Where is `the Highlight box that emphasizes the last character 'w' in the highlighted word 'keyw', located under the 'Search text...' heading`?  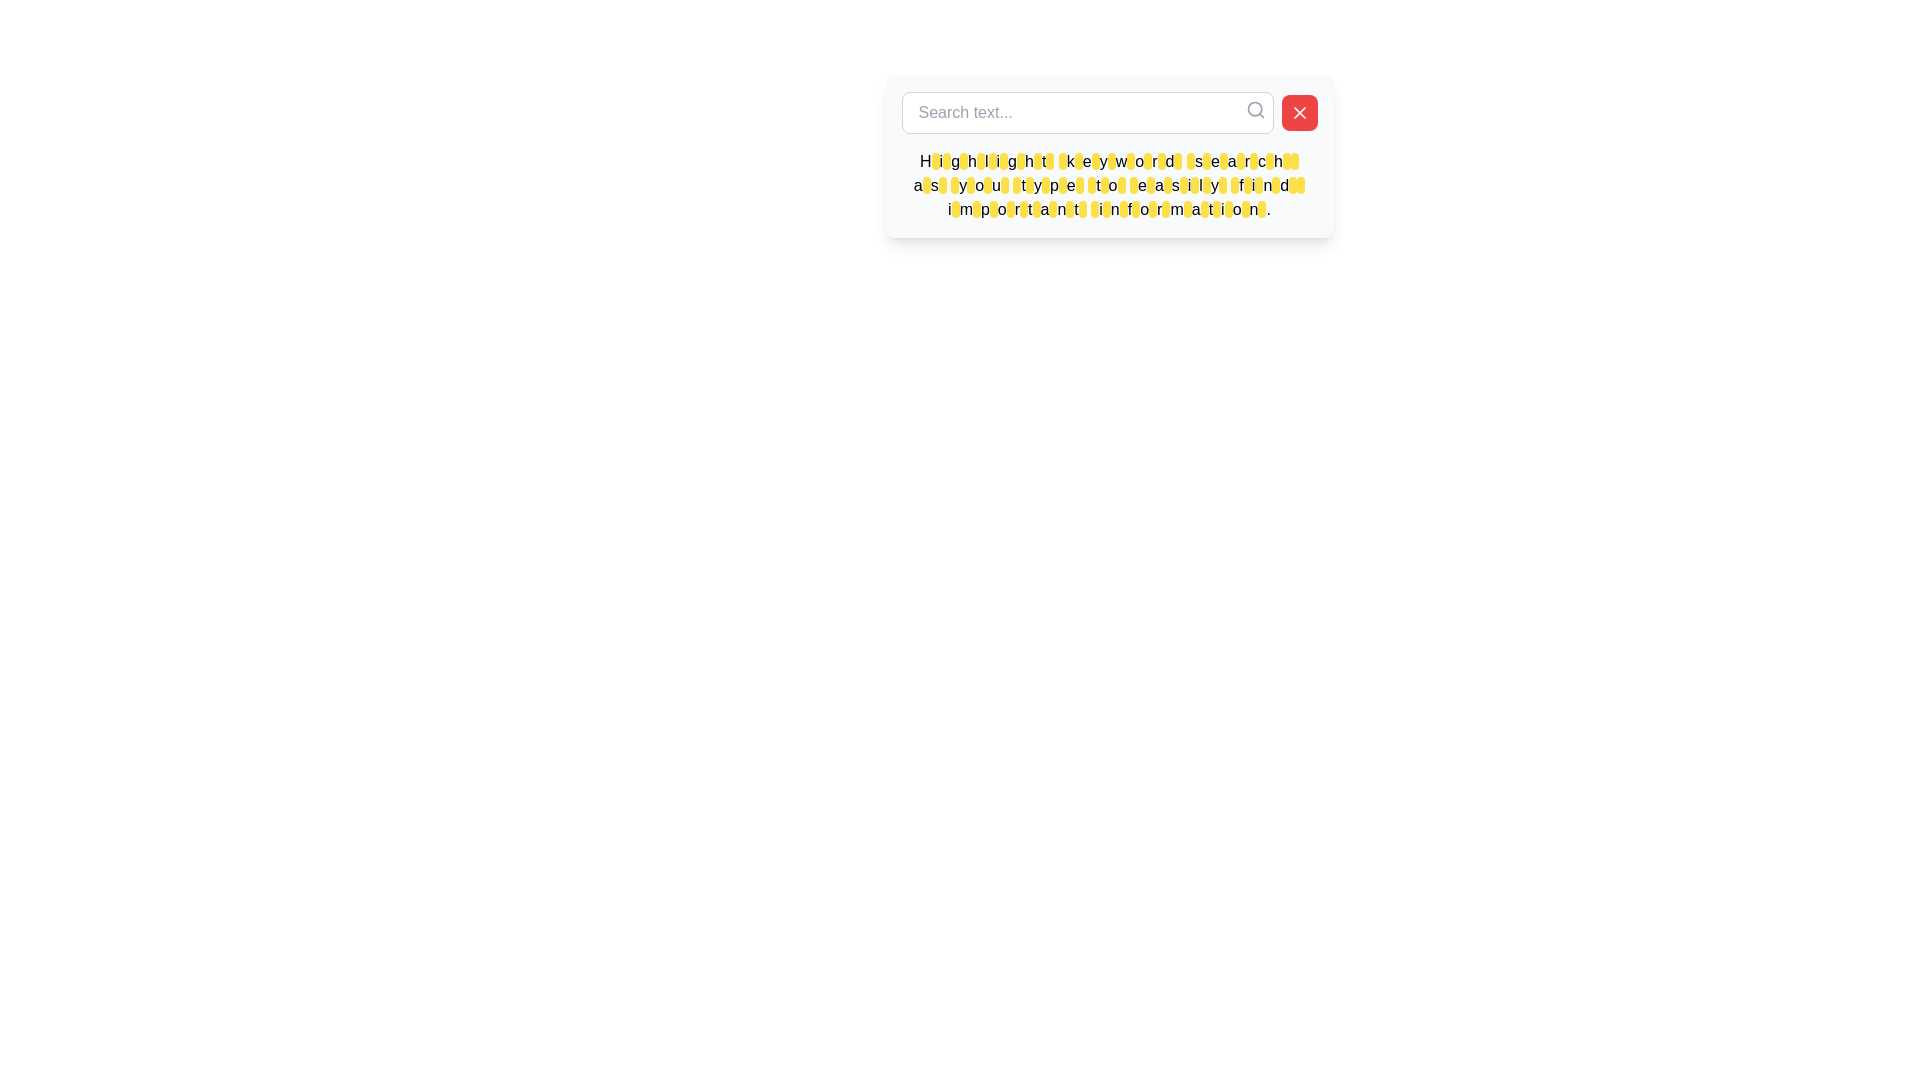
the Highlight box that emphasizes the last character 'w' in the highlighted word 'keyw', located under the 'Search text...' heading is located at coordinates (1205, 185).